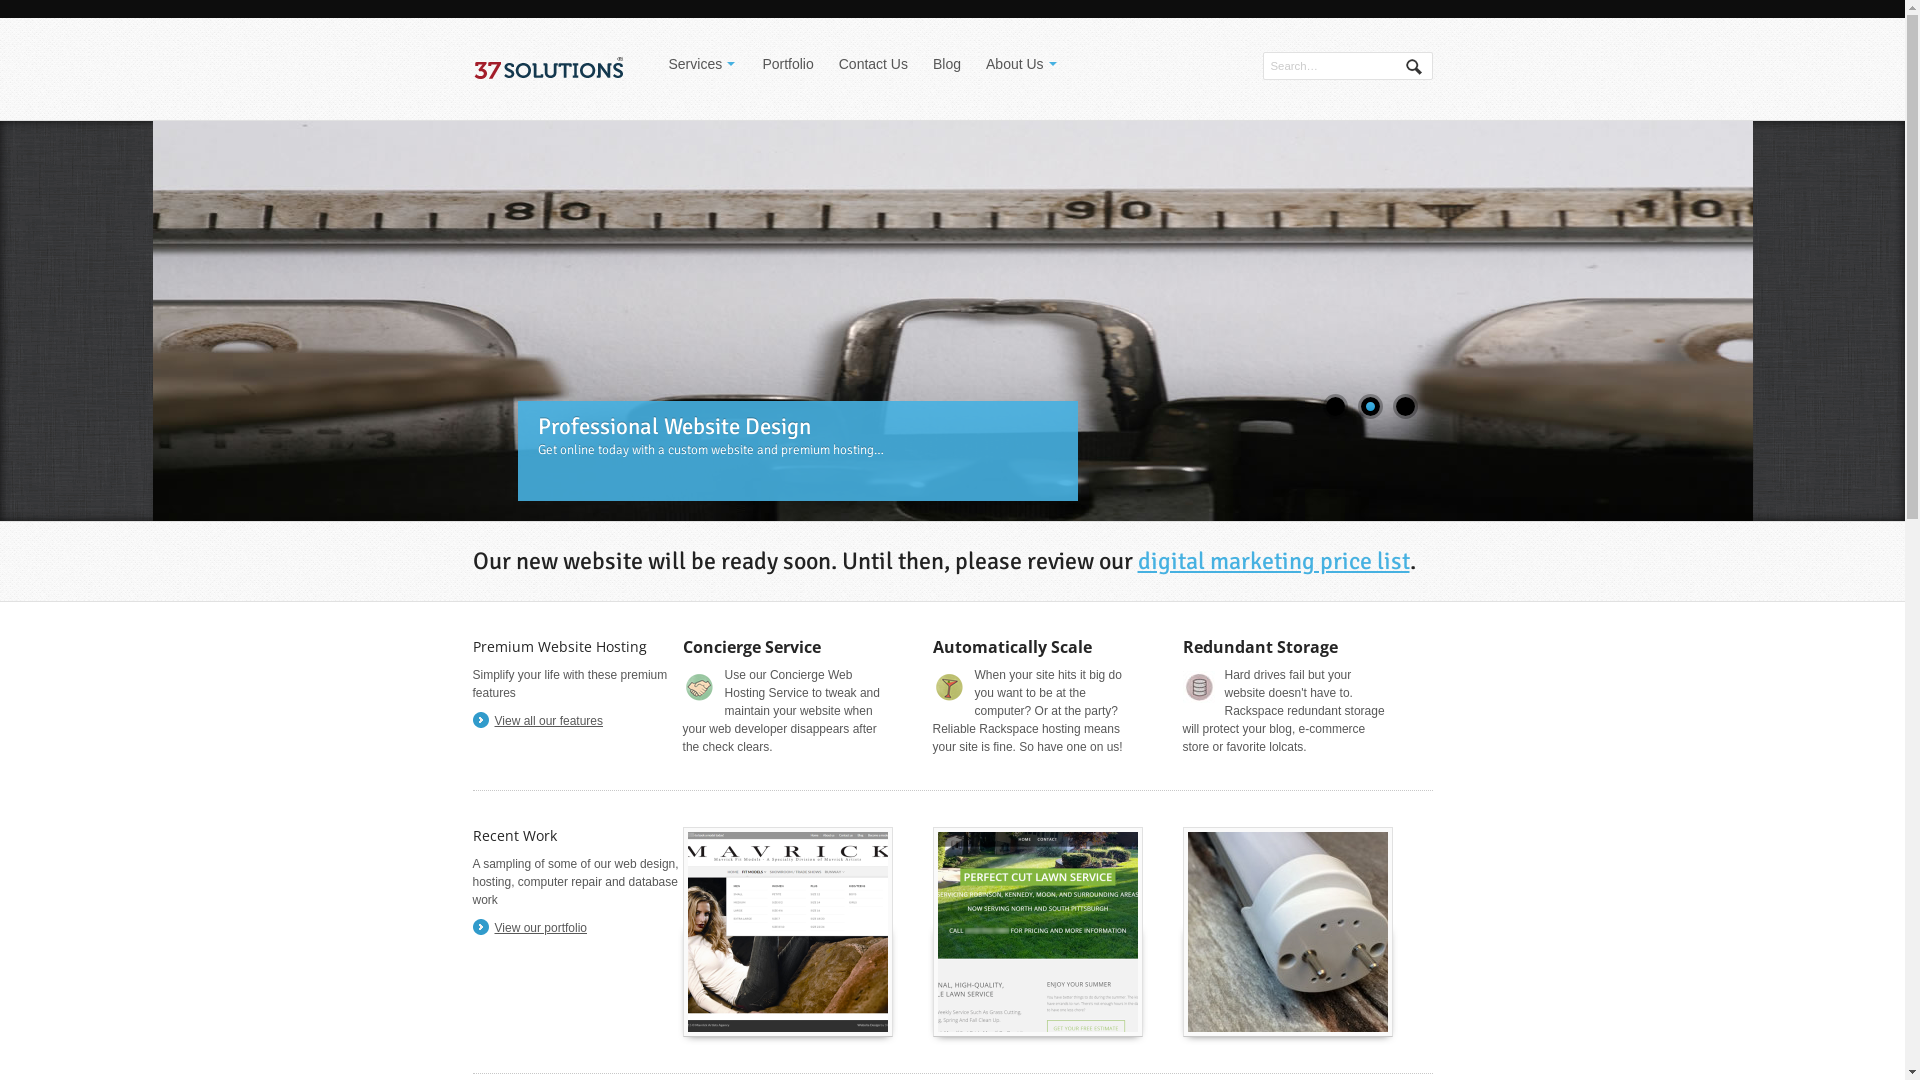 The width and height of the screenshot is (1920, 1080). What do you see at coordinates (1259, 647) in the screenshot?
I see `'Redundant Storage'` at bounding box center [1259, 647].